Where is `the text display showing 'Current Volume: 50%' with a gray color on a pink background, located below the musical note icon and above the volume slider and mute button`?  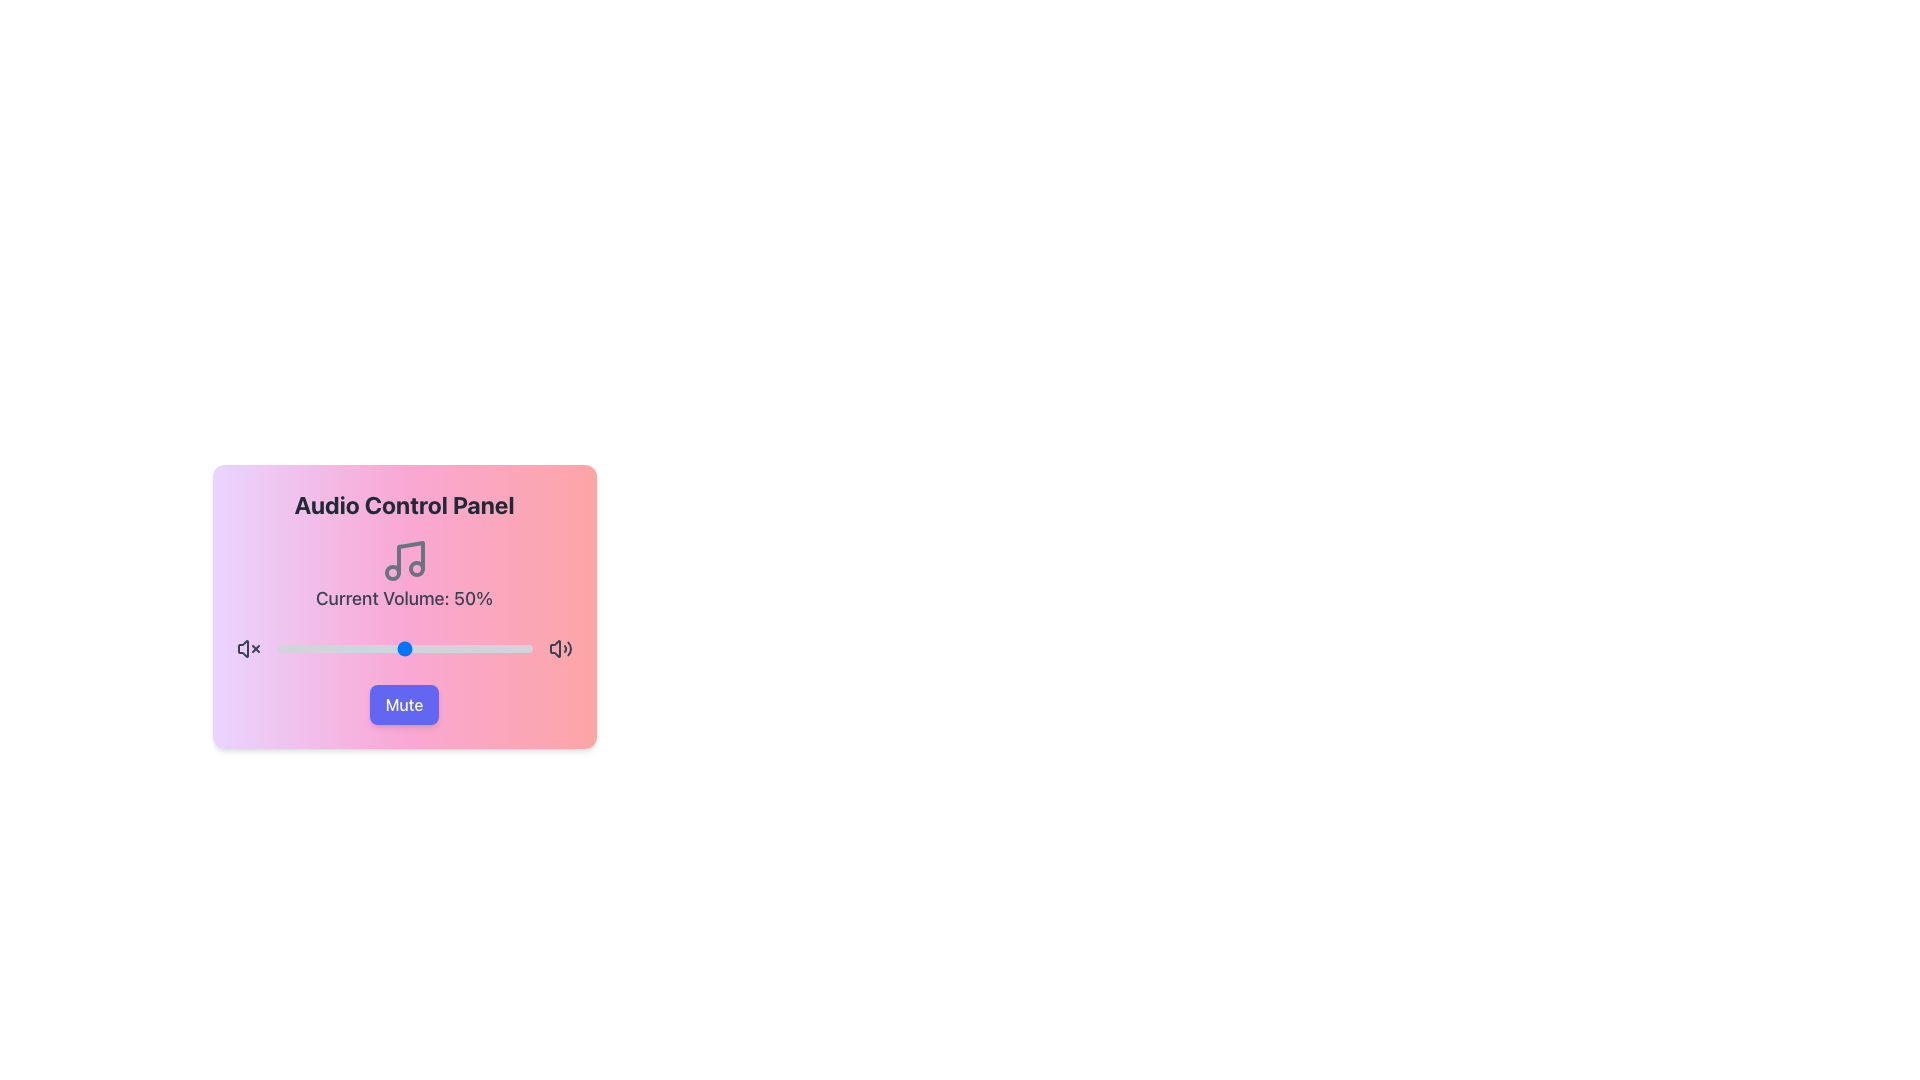
the text display showing 'Current Volume: 50%' with a gray color on a pink background, located below the musical note icon and above the volume slider and mute button is located at coordinates (403, 597).